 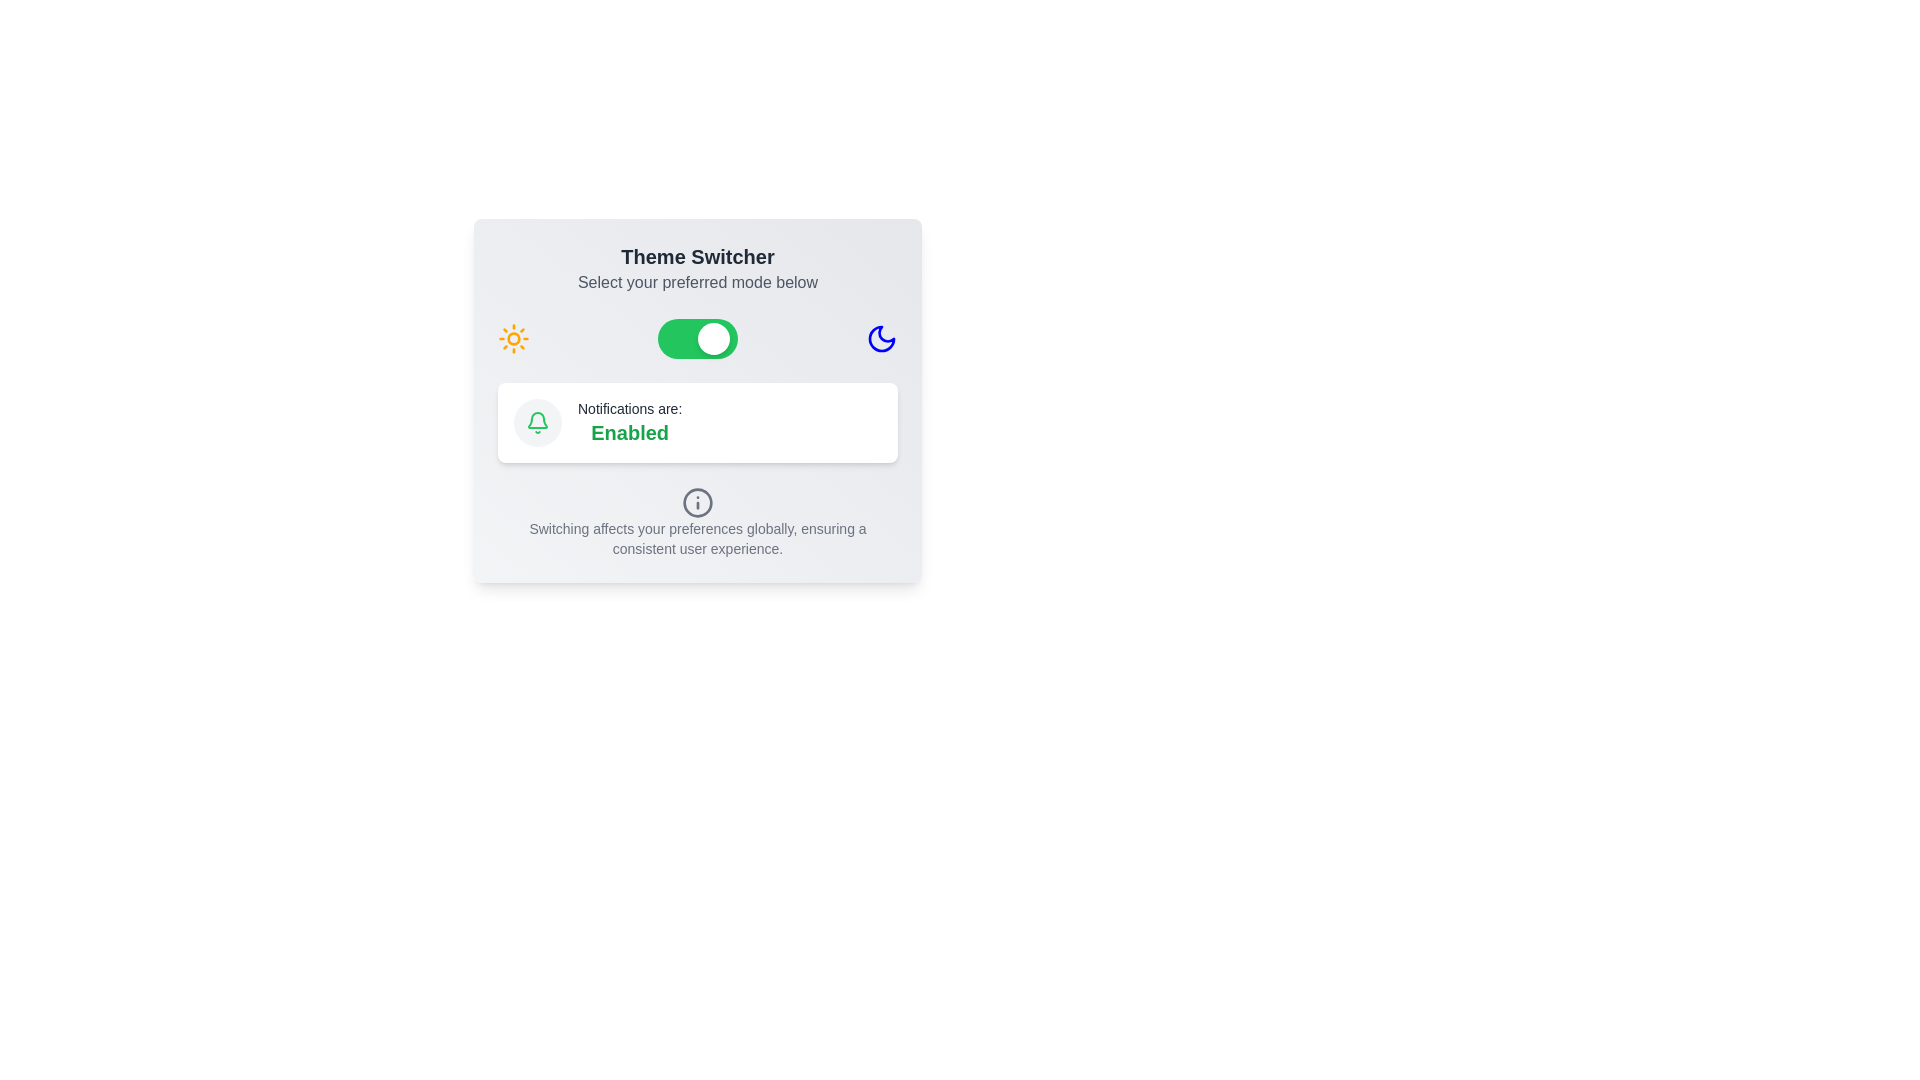 I want to click on the circular outline symbol filled with gray color, which is part of an information icon located at the center of the interface, under the notification area, so click(x=697, y=500).